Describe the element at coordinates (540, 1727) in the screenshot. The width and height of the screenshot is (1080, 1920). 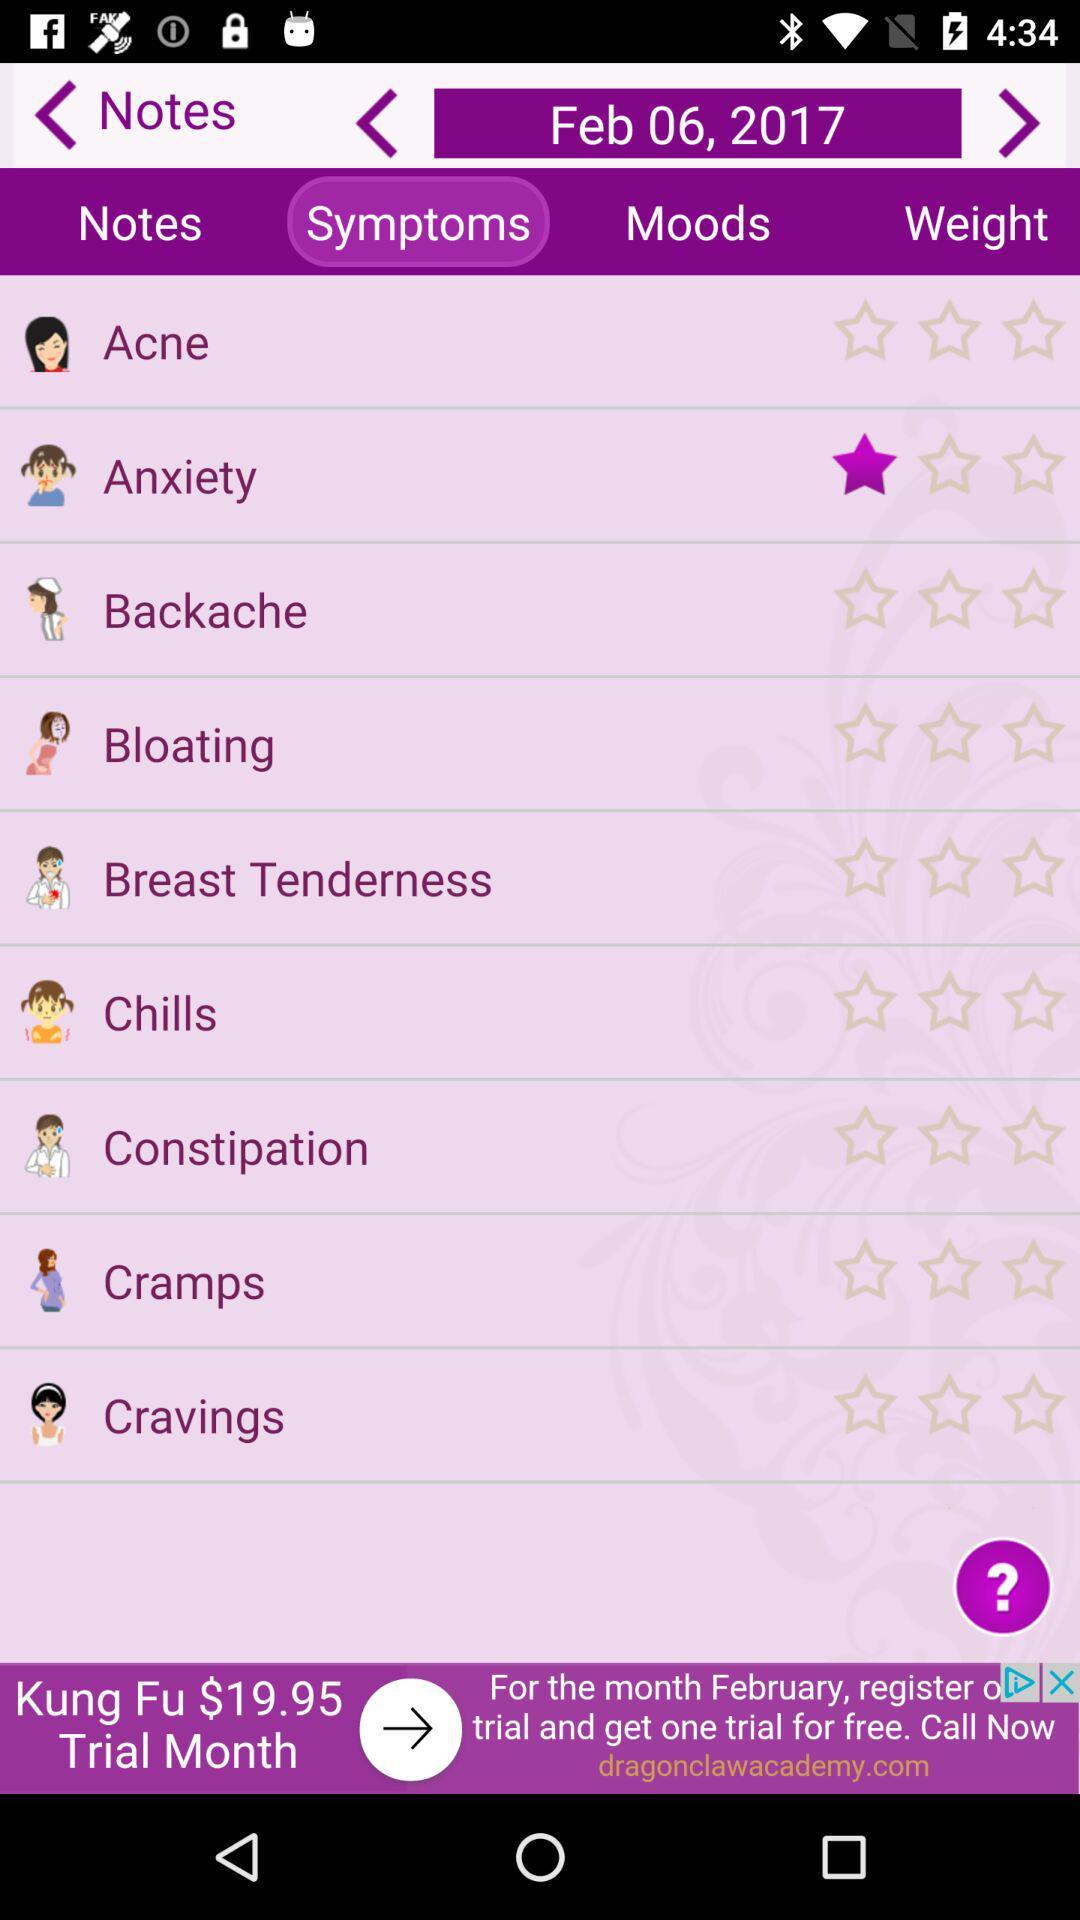
I see `advertisement page` at that location.